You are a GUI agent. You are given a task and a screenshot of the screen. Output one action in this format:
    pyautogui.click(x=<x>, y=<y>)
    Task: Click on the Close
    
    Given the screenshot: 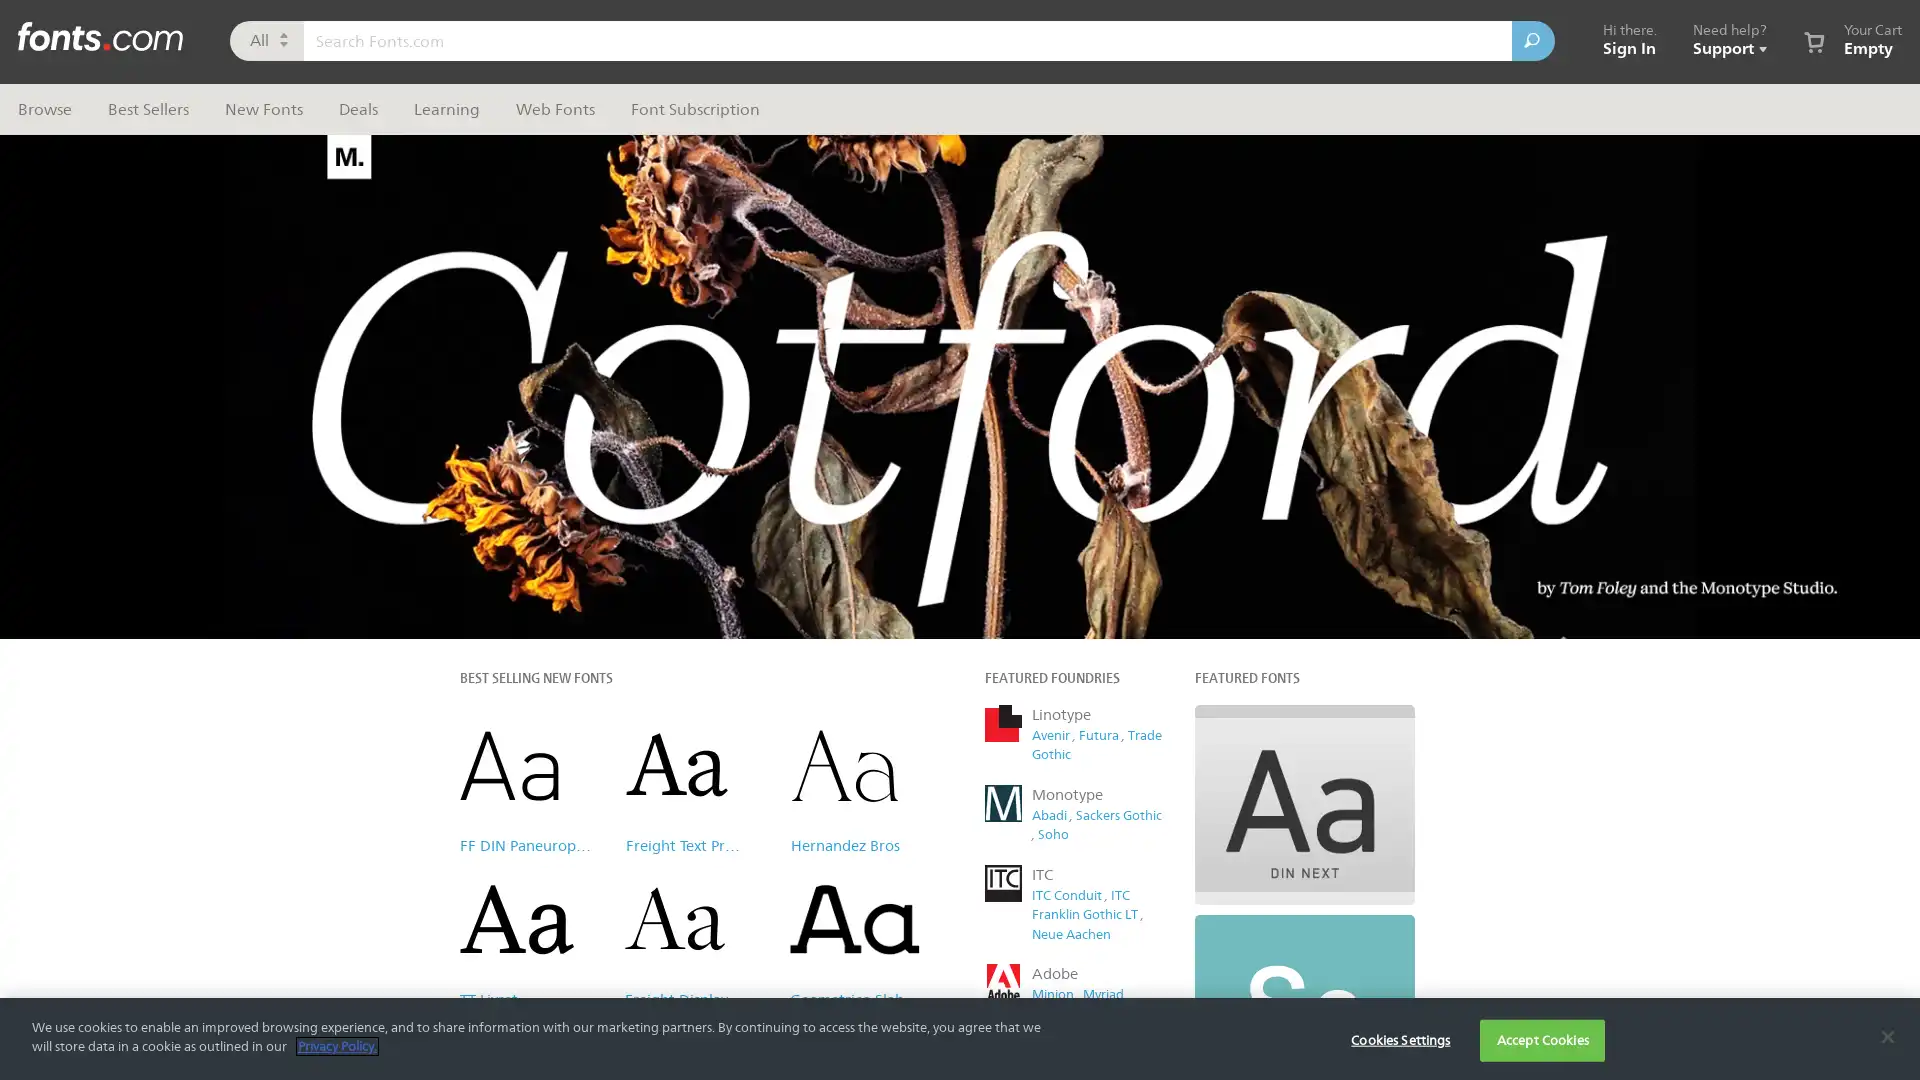 What is the action you would take?
    pyautogui.click(x=1335, y=144)
    